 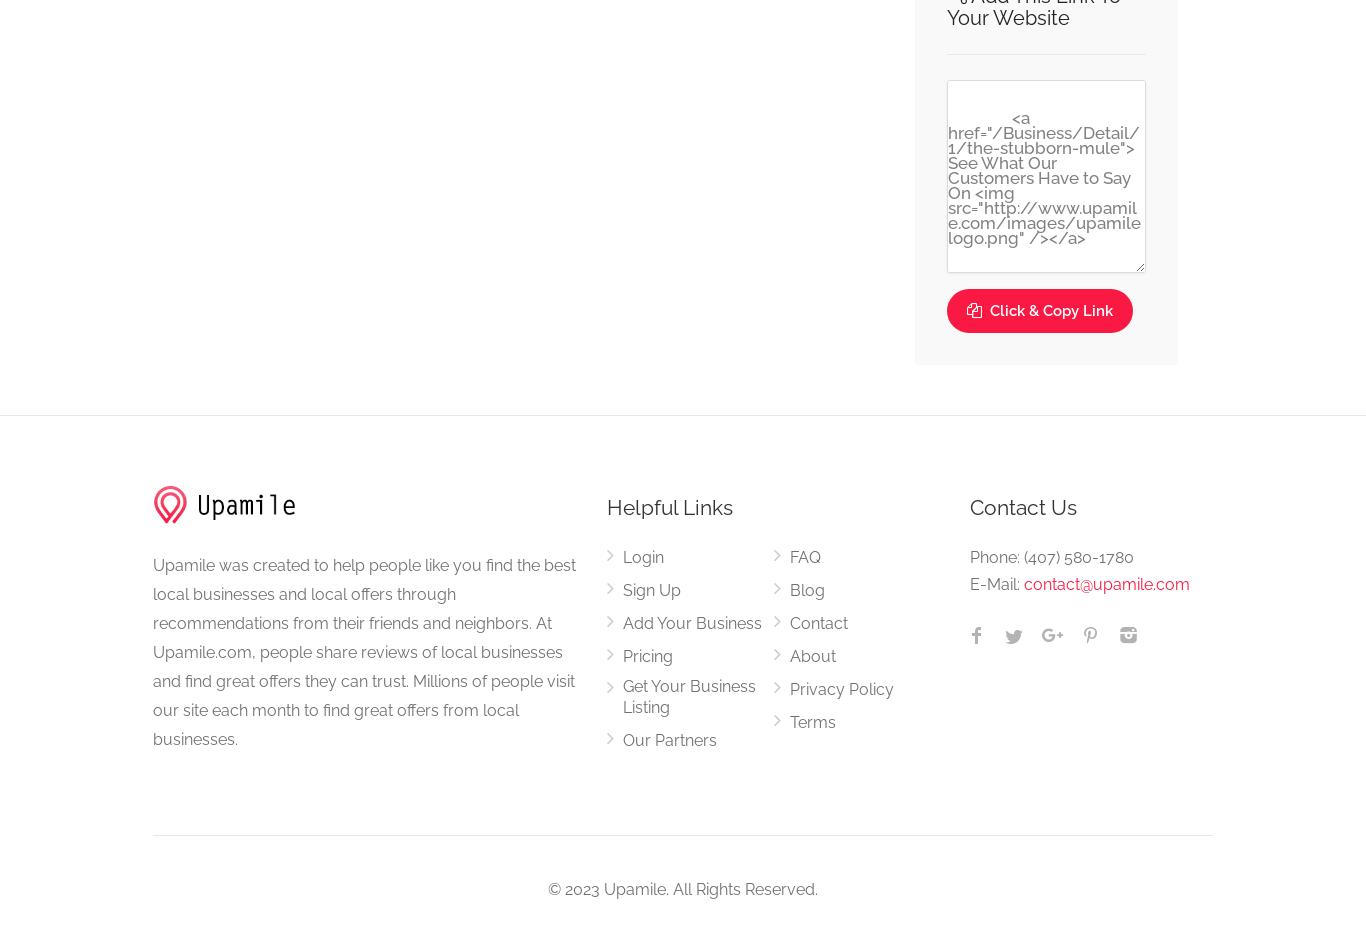 What do you see at coordinates (1047, 310) in the screenshot?
I see `'Click & Copy Link'` at bounding box center [1047, 310].